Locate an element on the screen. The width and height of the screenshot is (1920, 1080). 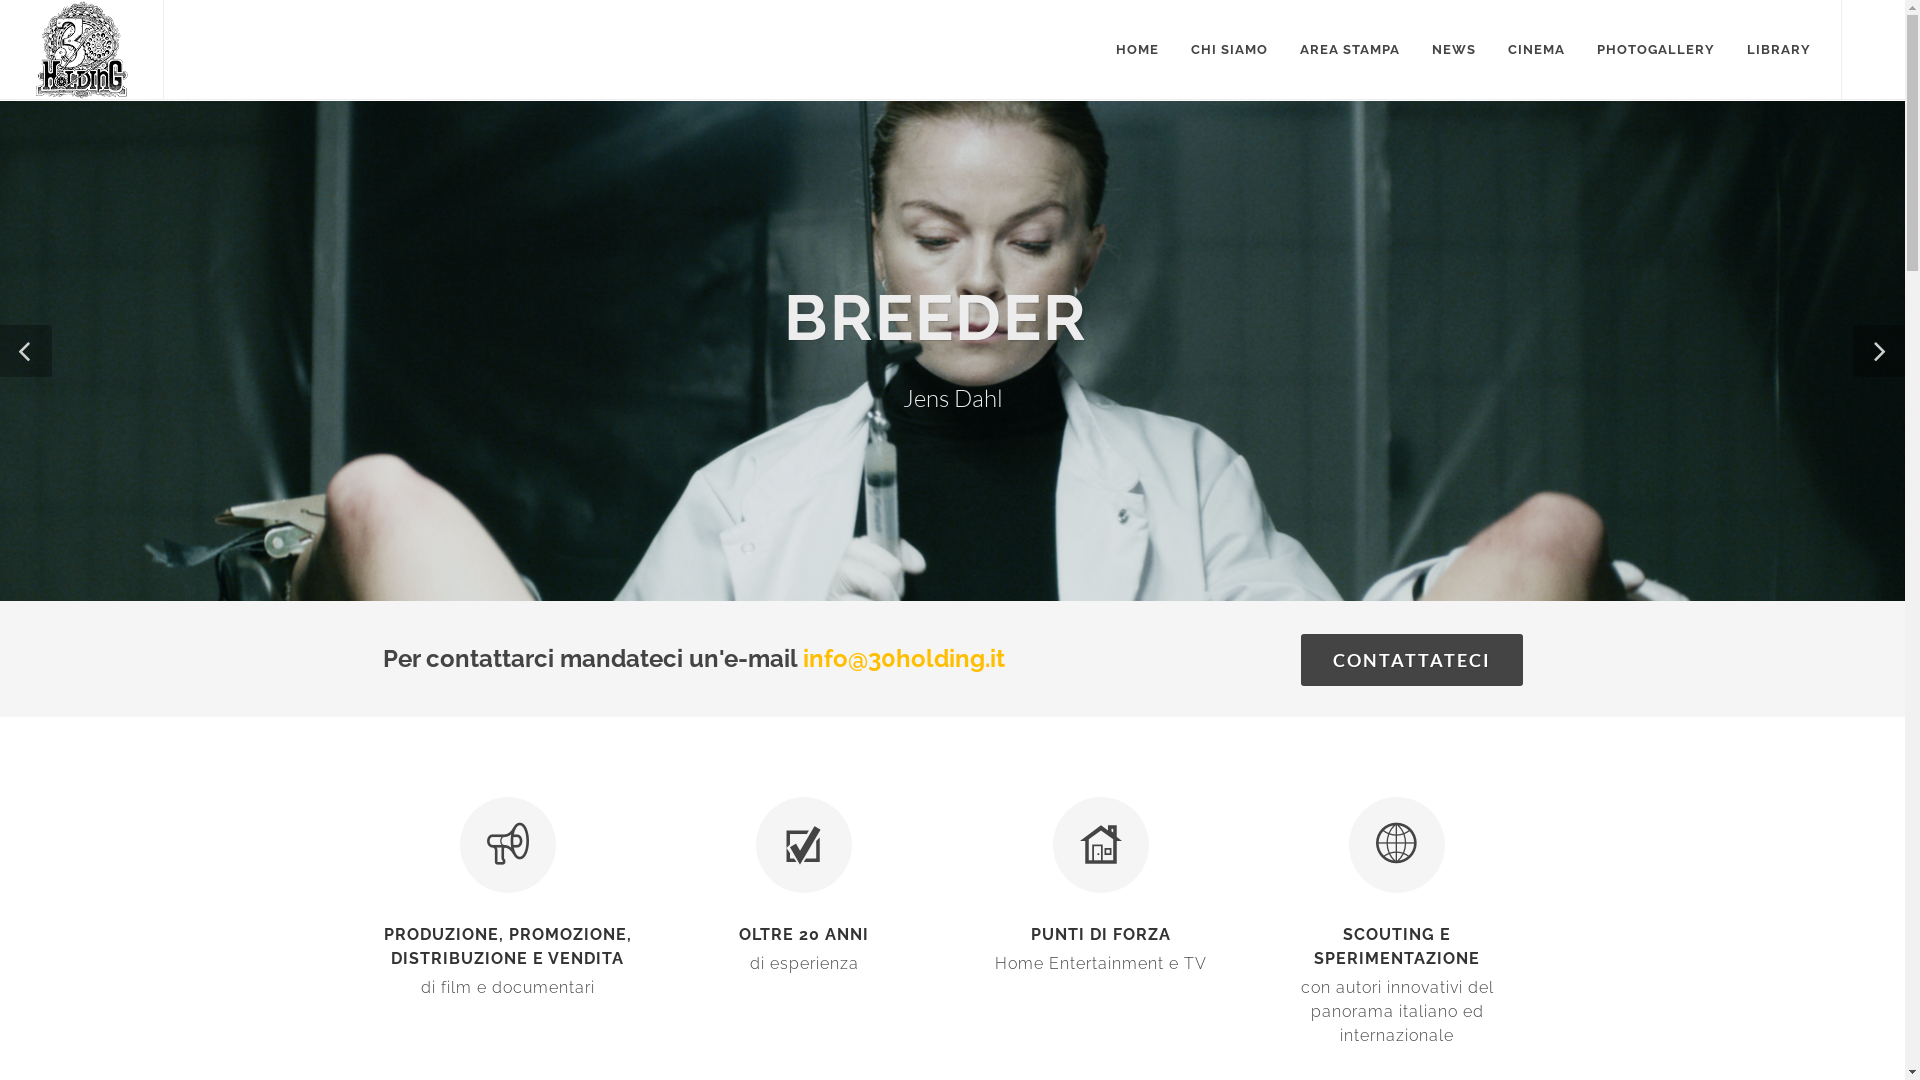
'NEWS' is located at coordinates (1415, 49).